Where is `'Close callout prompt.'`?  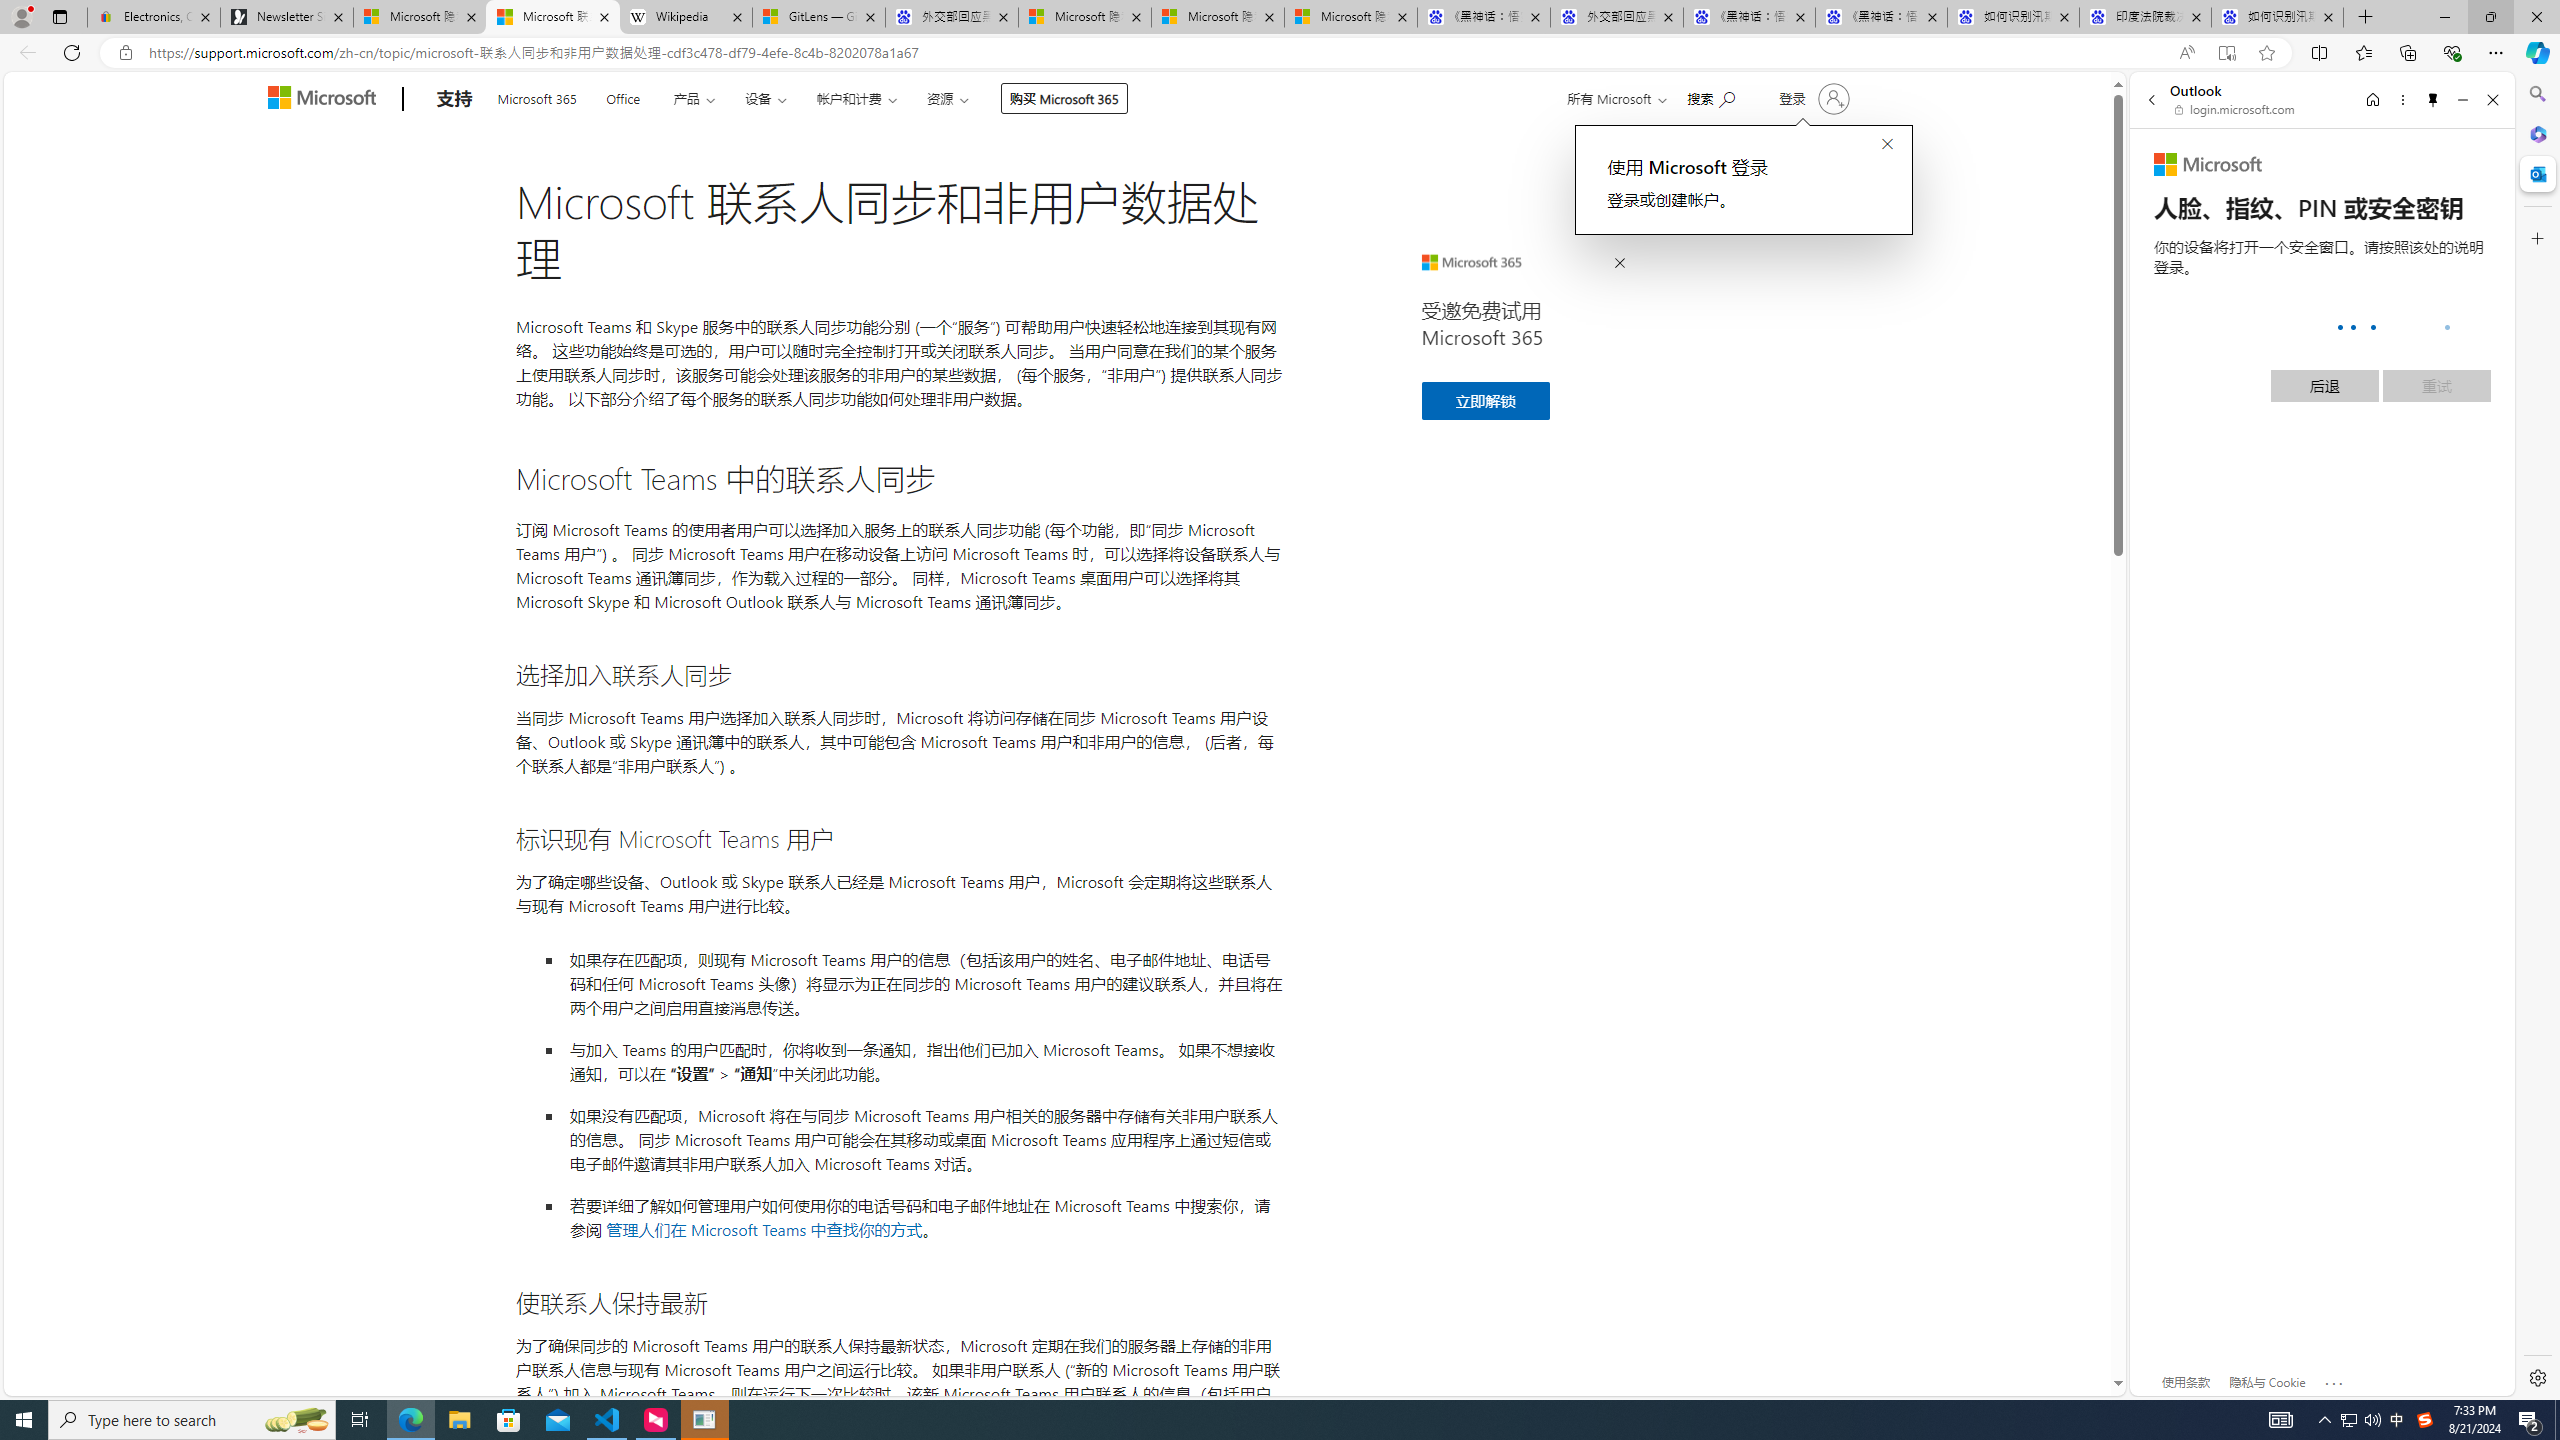
'Close callout prompt.' is located at coordinates (1886, 145).